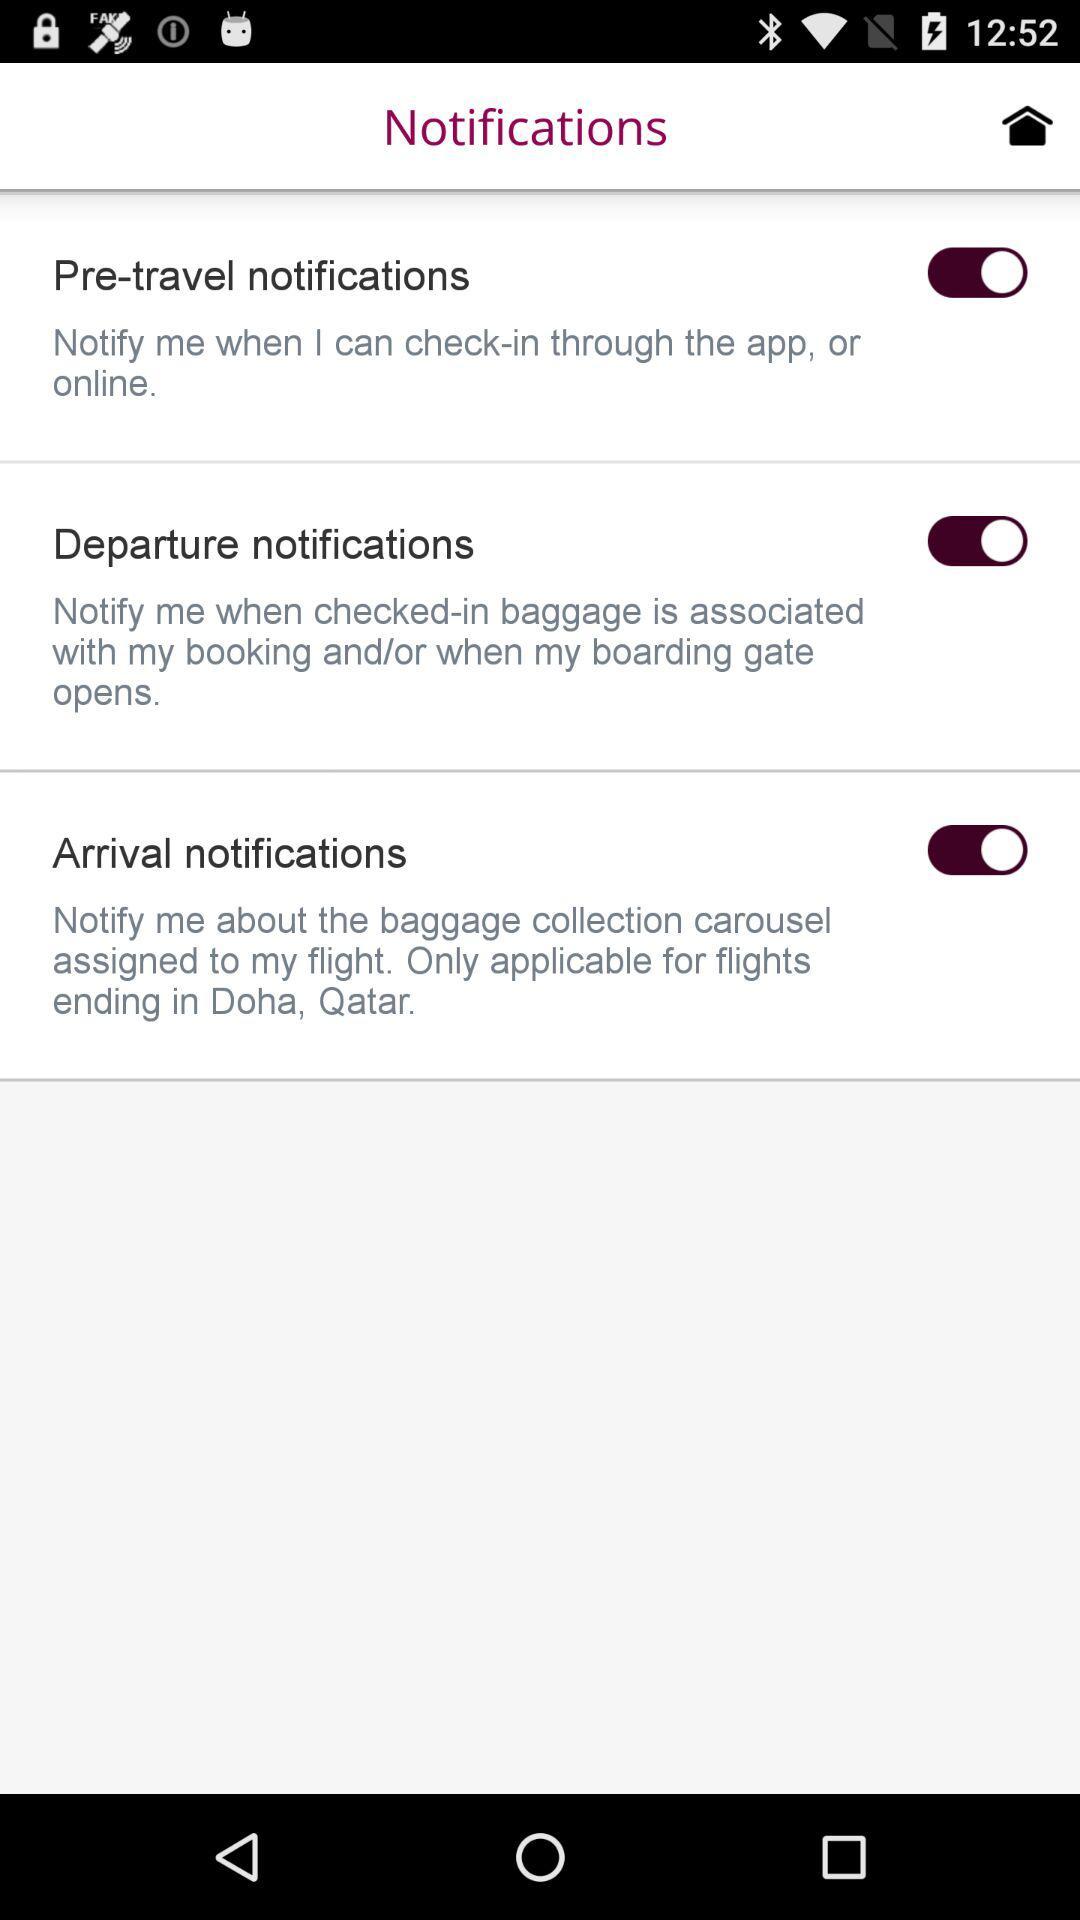  Describe the element at coordinates (1027, 124) in the screenshot. I see `the icon to the right of the notifications item` at that location.